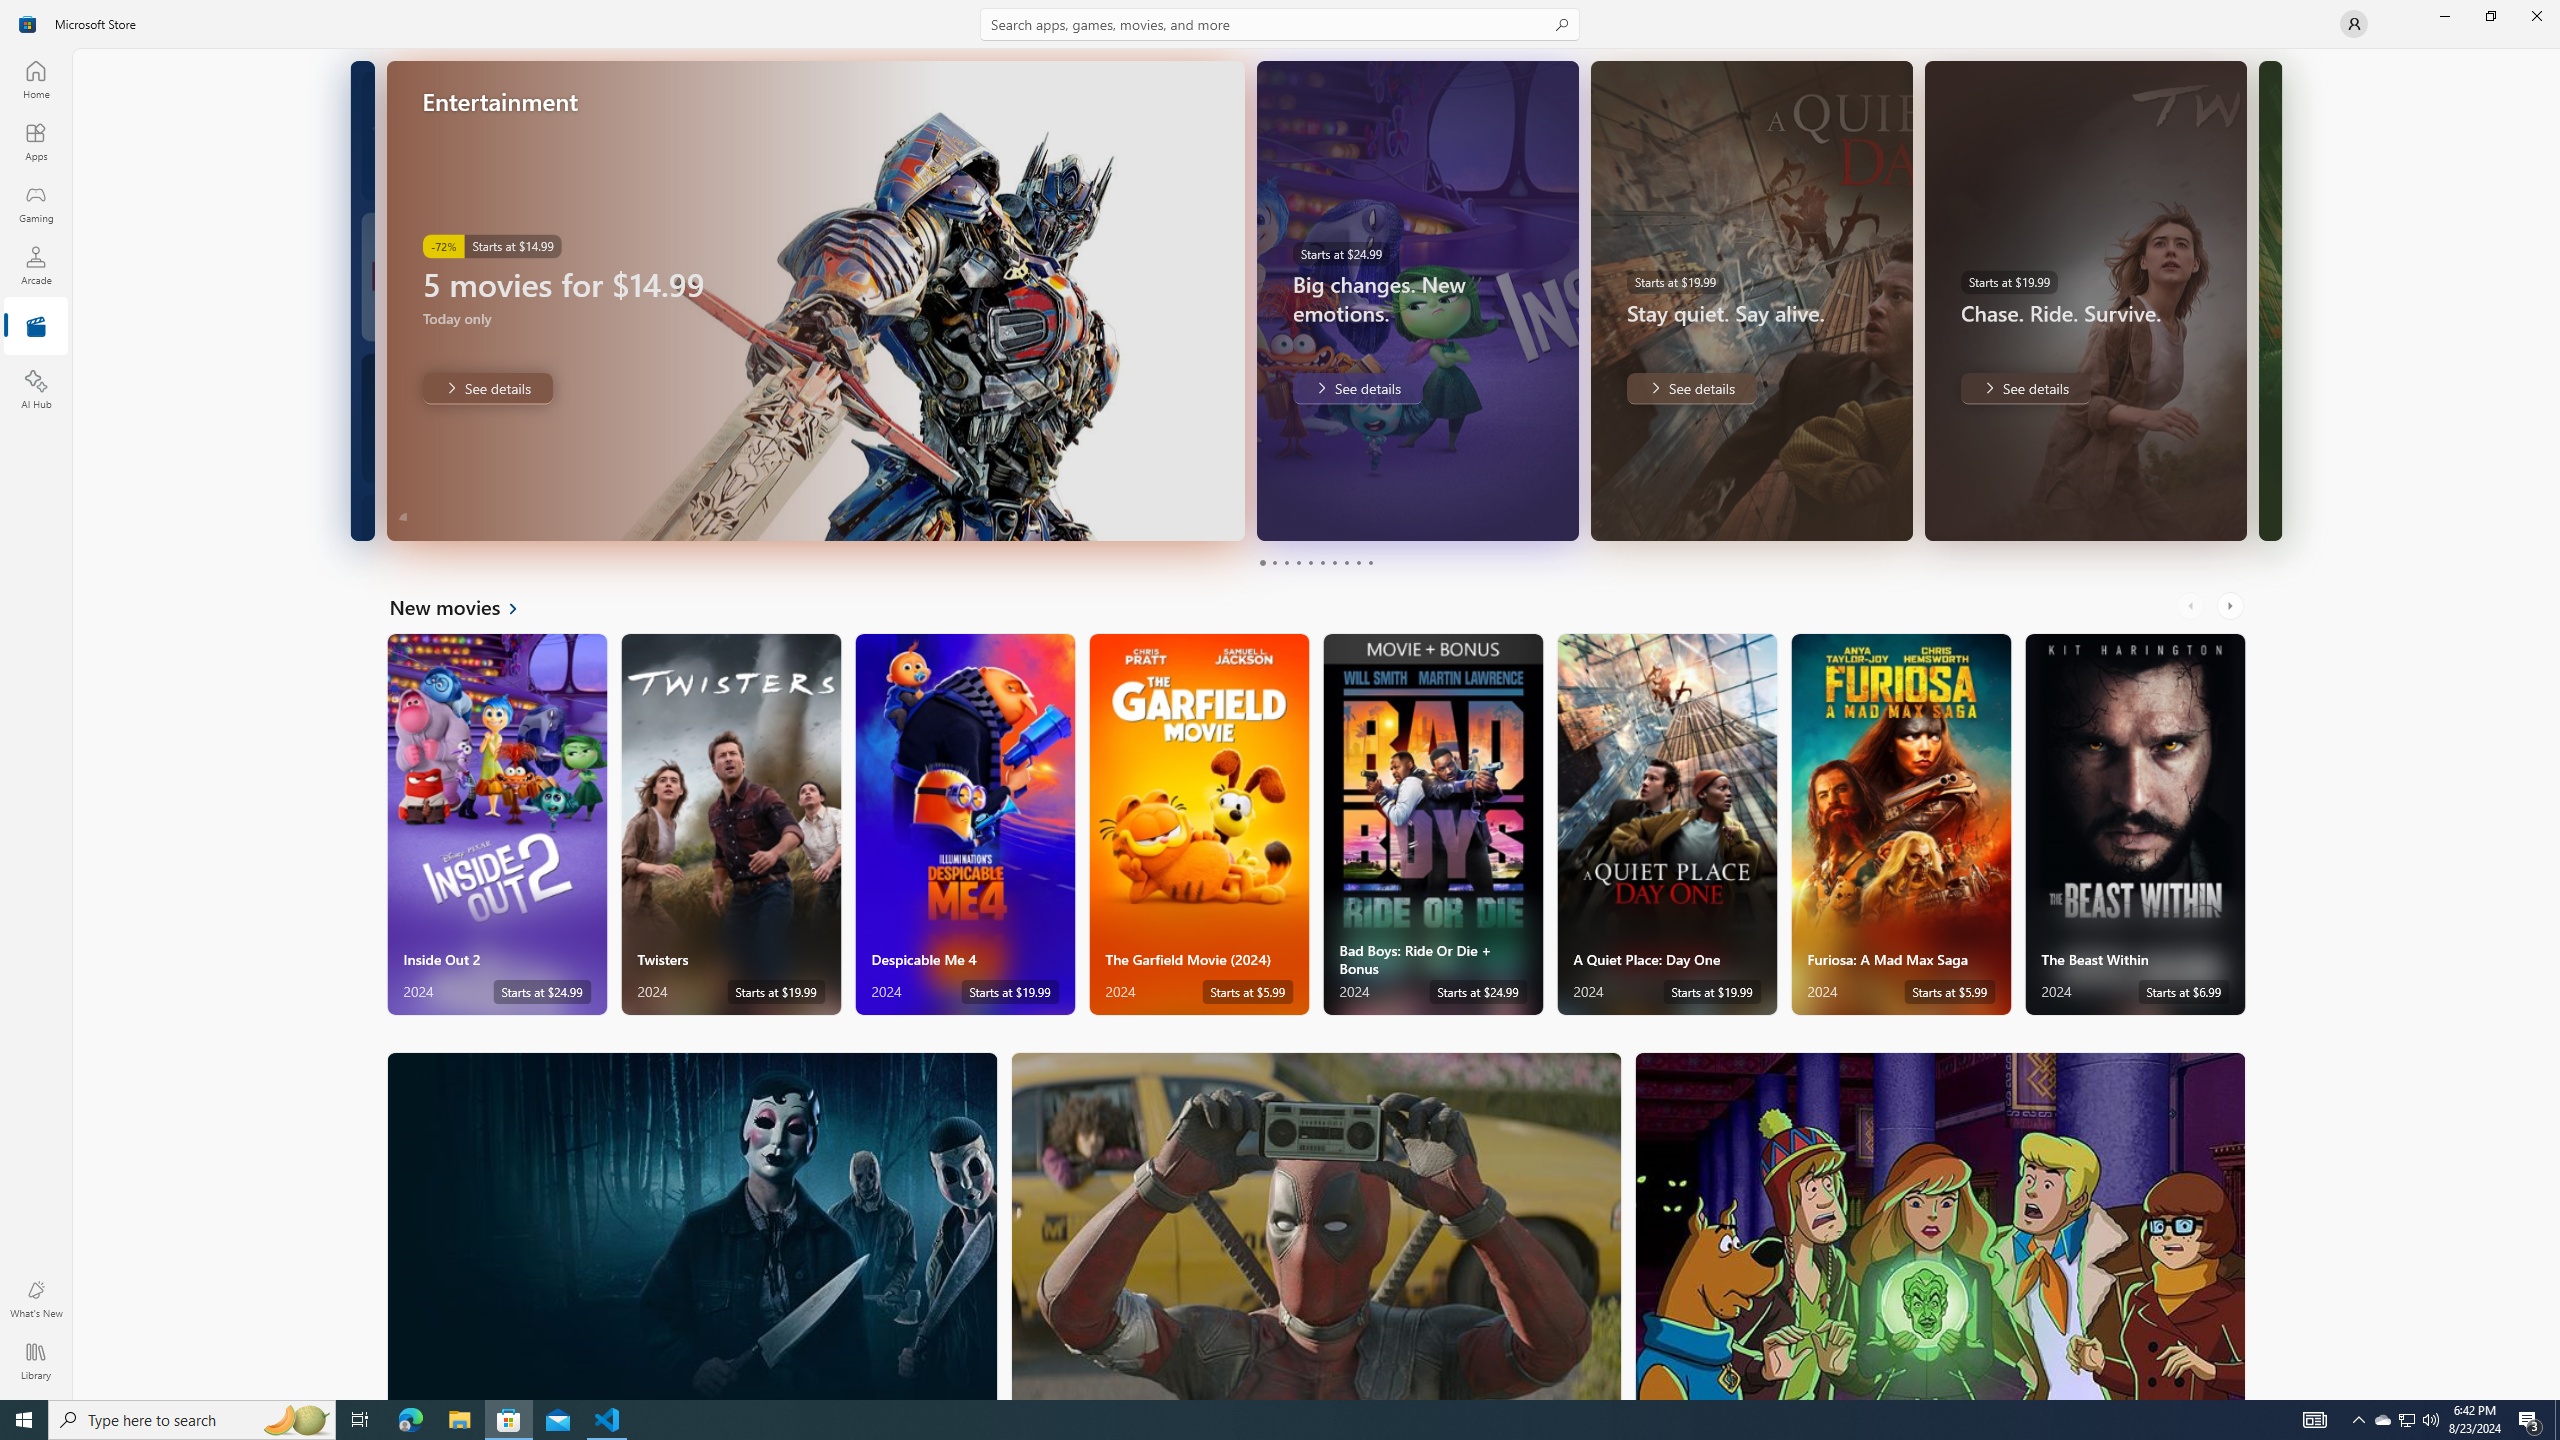 The width and height of the screenshot is (2560, 1440). I want to click on 'Page 10', so click(1369, 562).